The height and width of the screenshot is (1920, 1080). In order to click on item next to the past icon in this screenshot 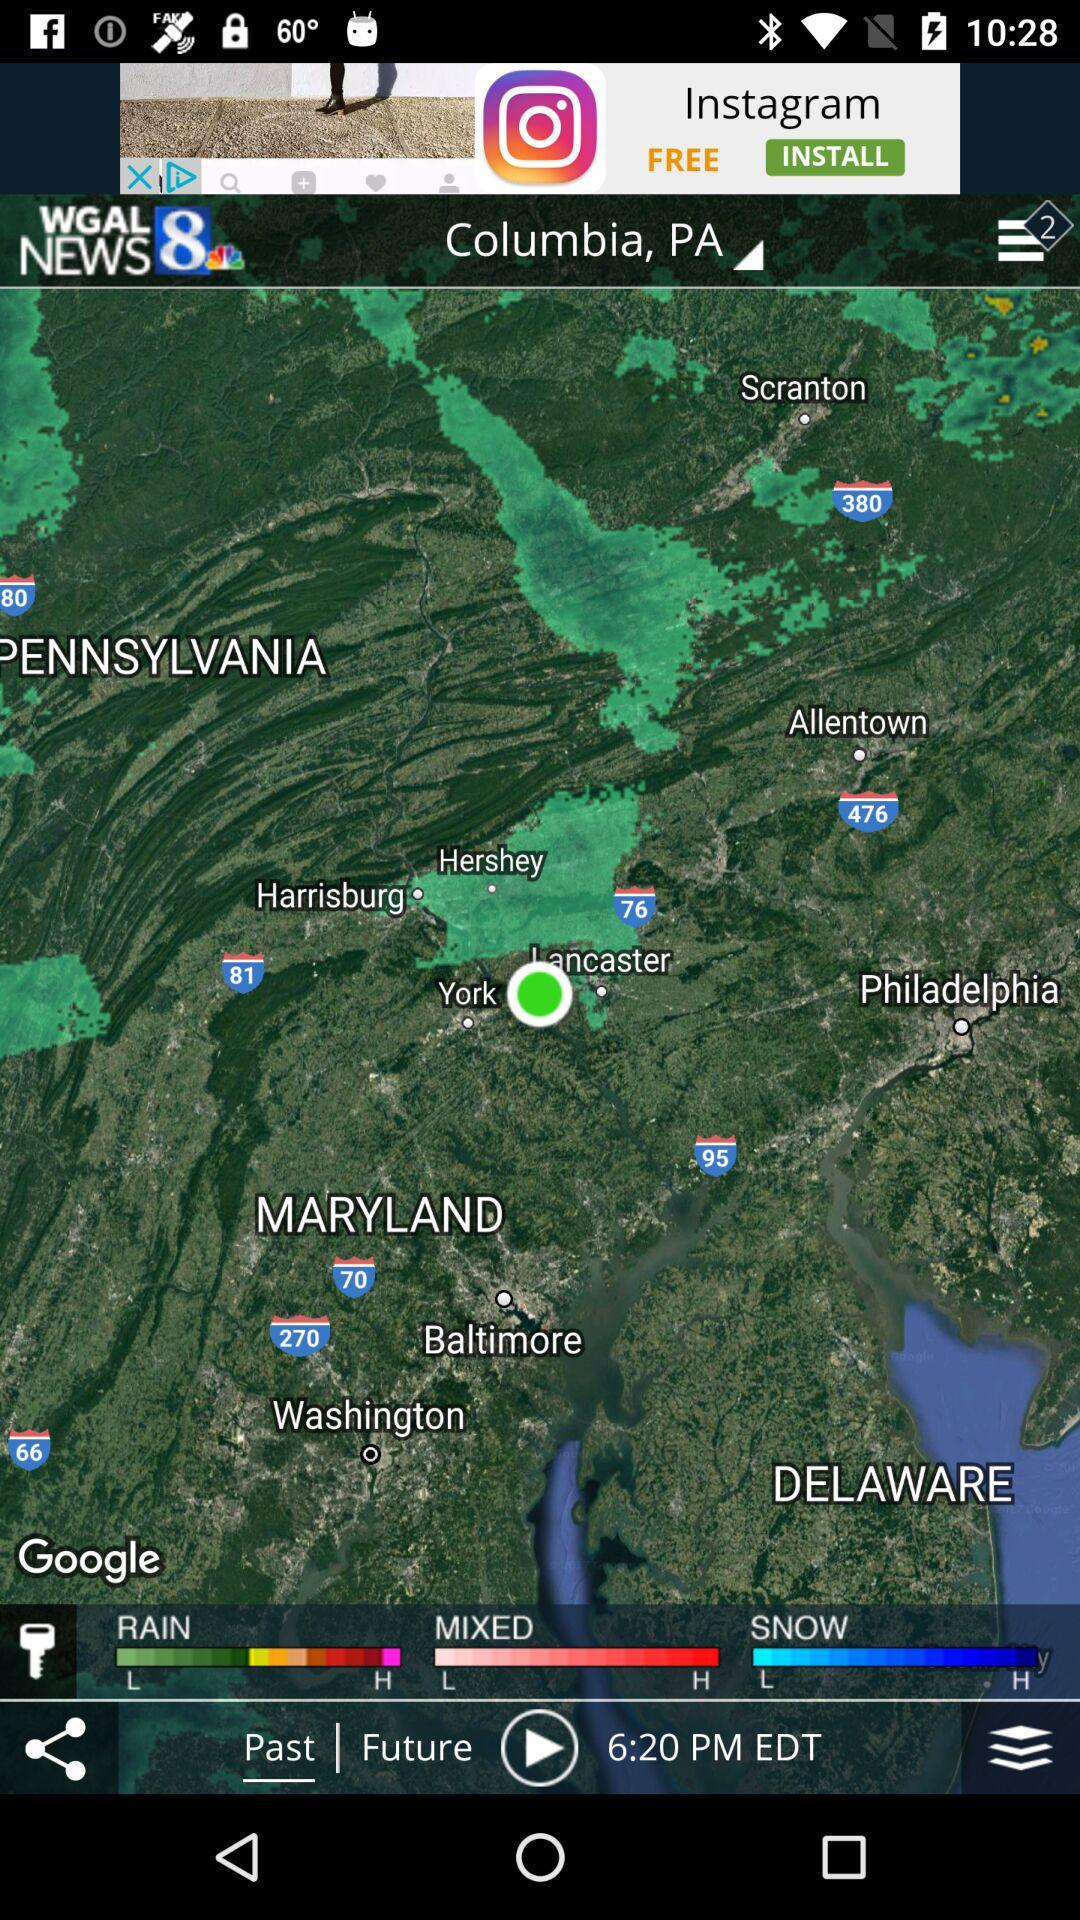, I will do `click(58, 1746)`.